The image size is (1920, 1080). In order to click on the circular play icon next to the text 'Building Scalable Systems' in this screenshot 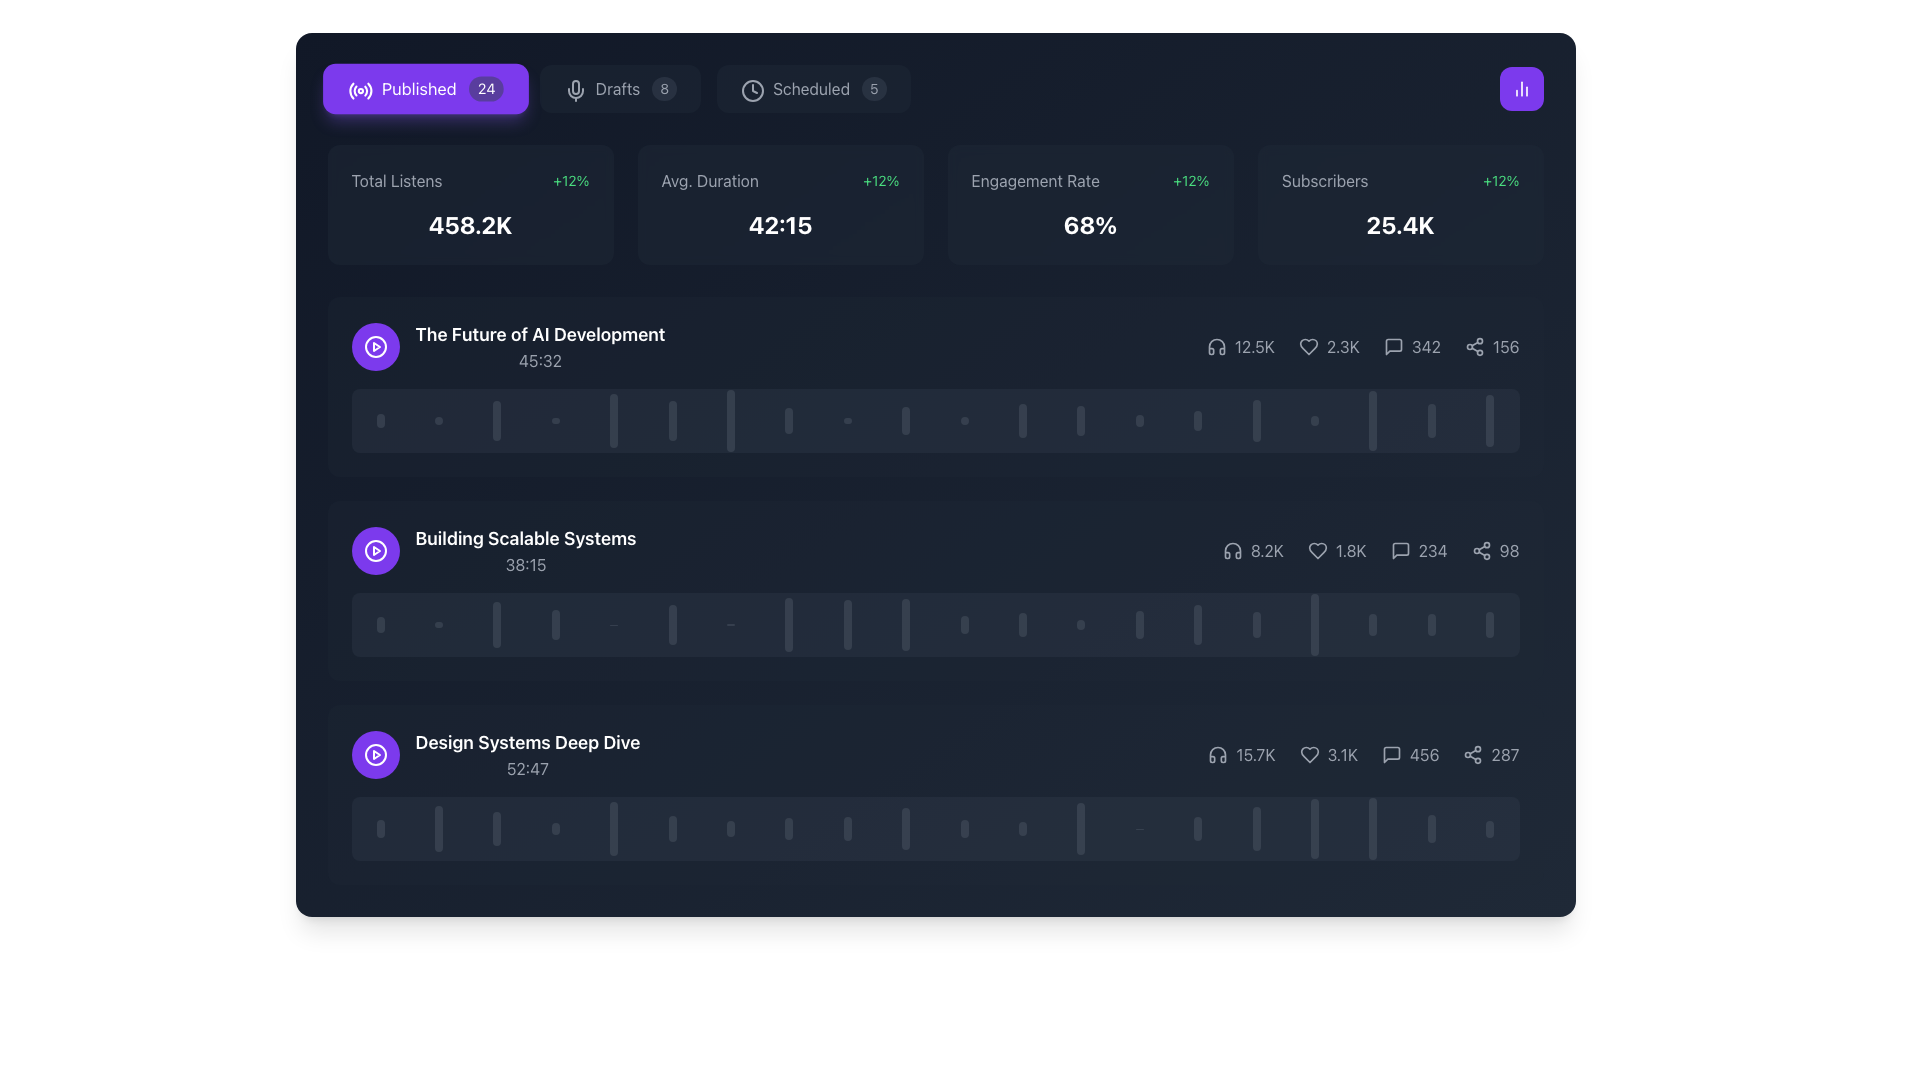, I will do `click(494, 551)`.